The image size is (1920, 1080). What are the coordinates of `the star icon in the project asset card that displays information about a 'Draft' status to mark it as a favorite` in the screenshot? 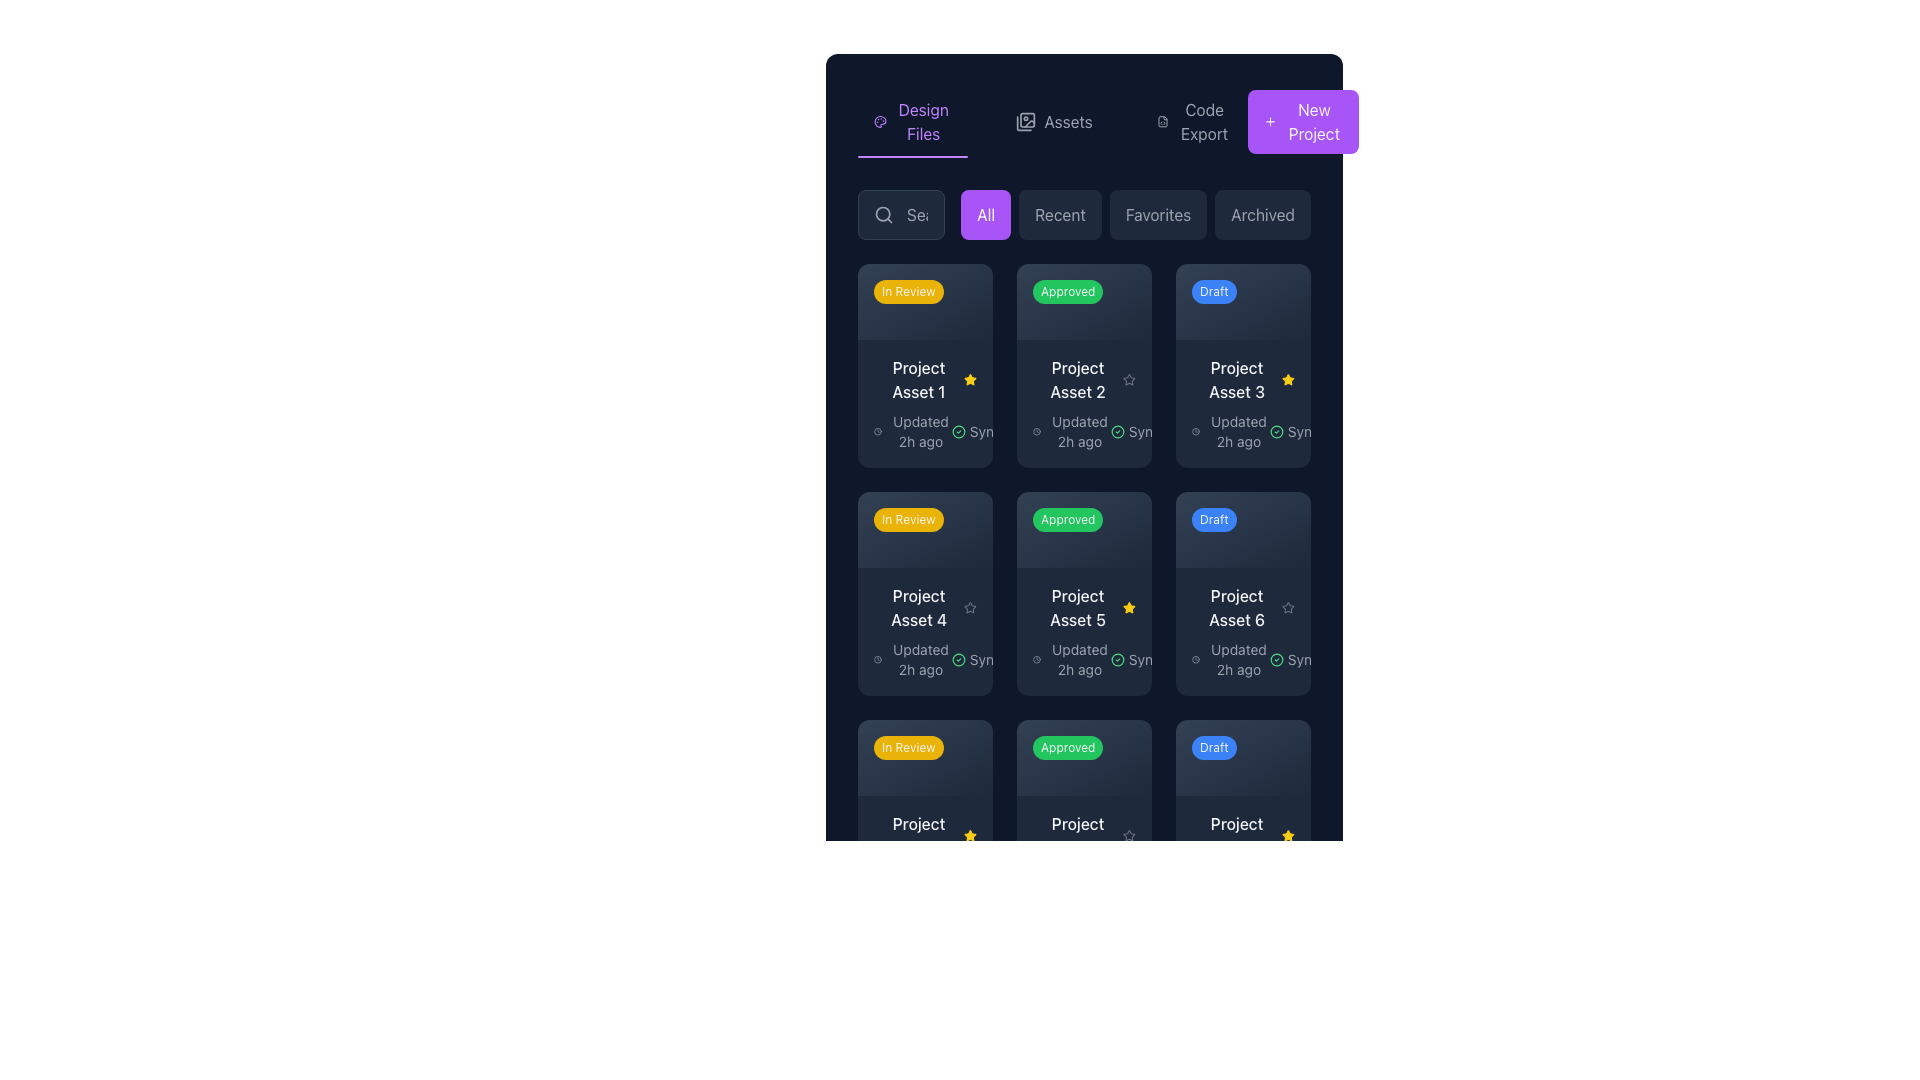 It's located at (1242, 592).